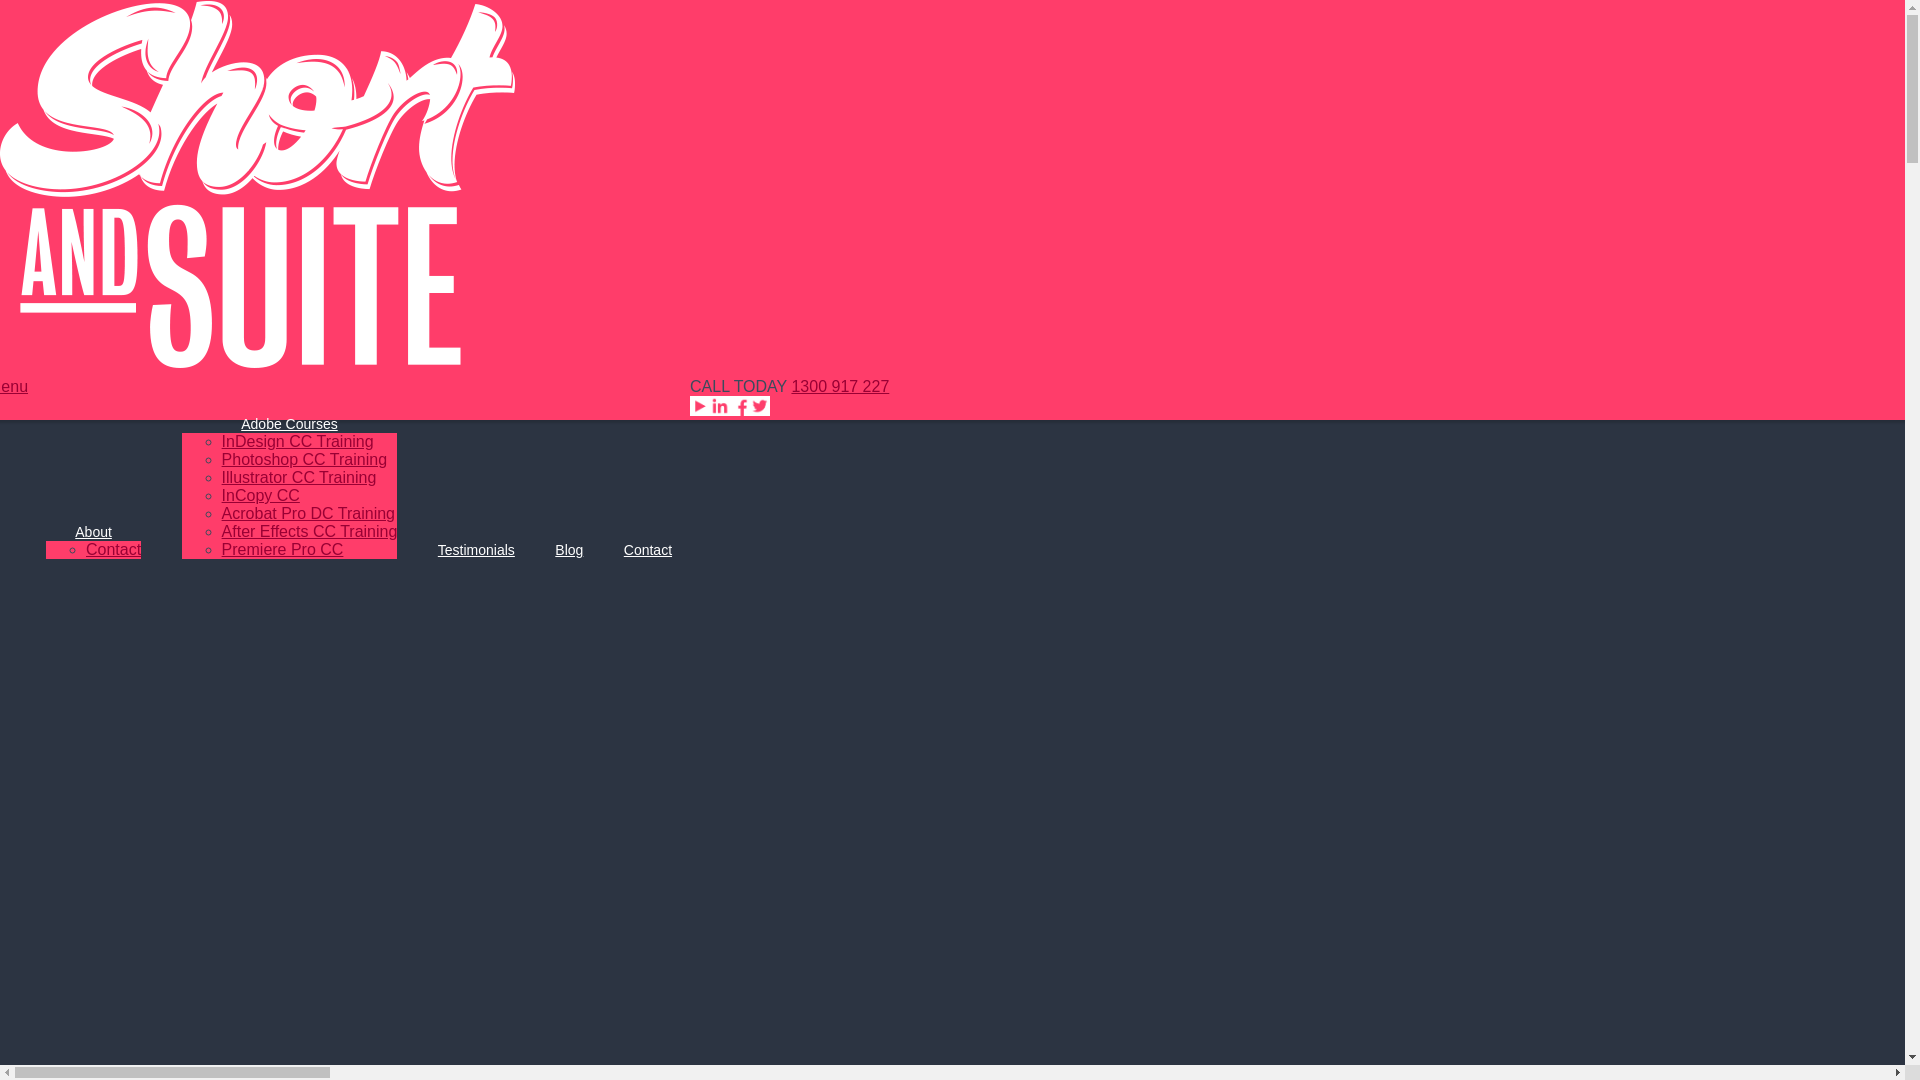 Image resolution: width=1920 pixels, height=1080 pixels. What do you see at coordinates (475, 550) in the screenshot?
I see `'Testimonials'` at bounding box center [475, 550].